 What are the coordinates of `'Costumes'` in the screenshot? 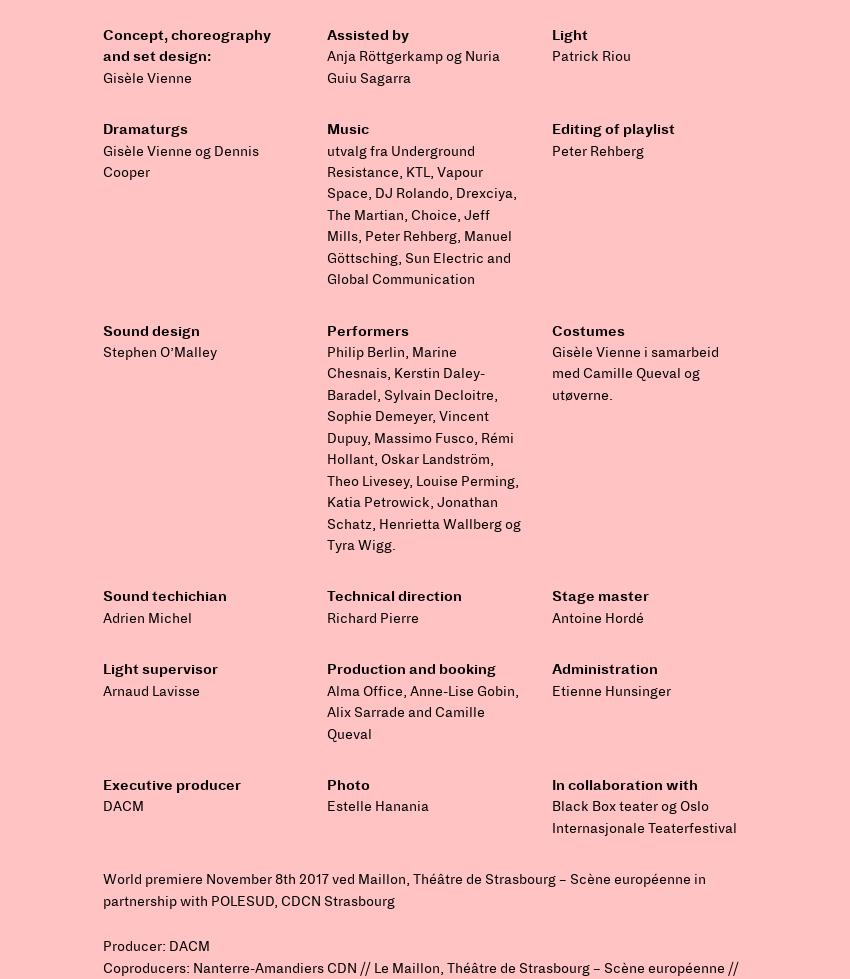 It's located at (588, 330).